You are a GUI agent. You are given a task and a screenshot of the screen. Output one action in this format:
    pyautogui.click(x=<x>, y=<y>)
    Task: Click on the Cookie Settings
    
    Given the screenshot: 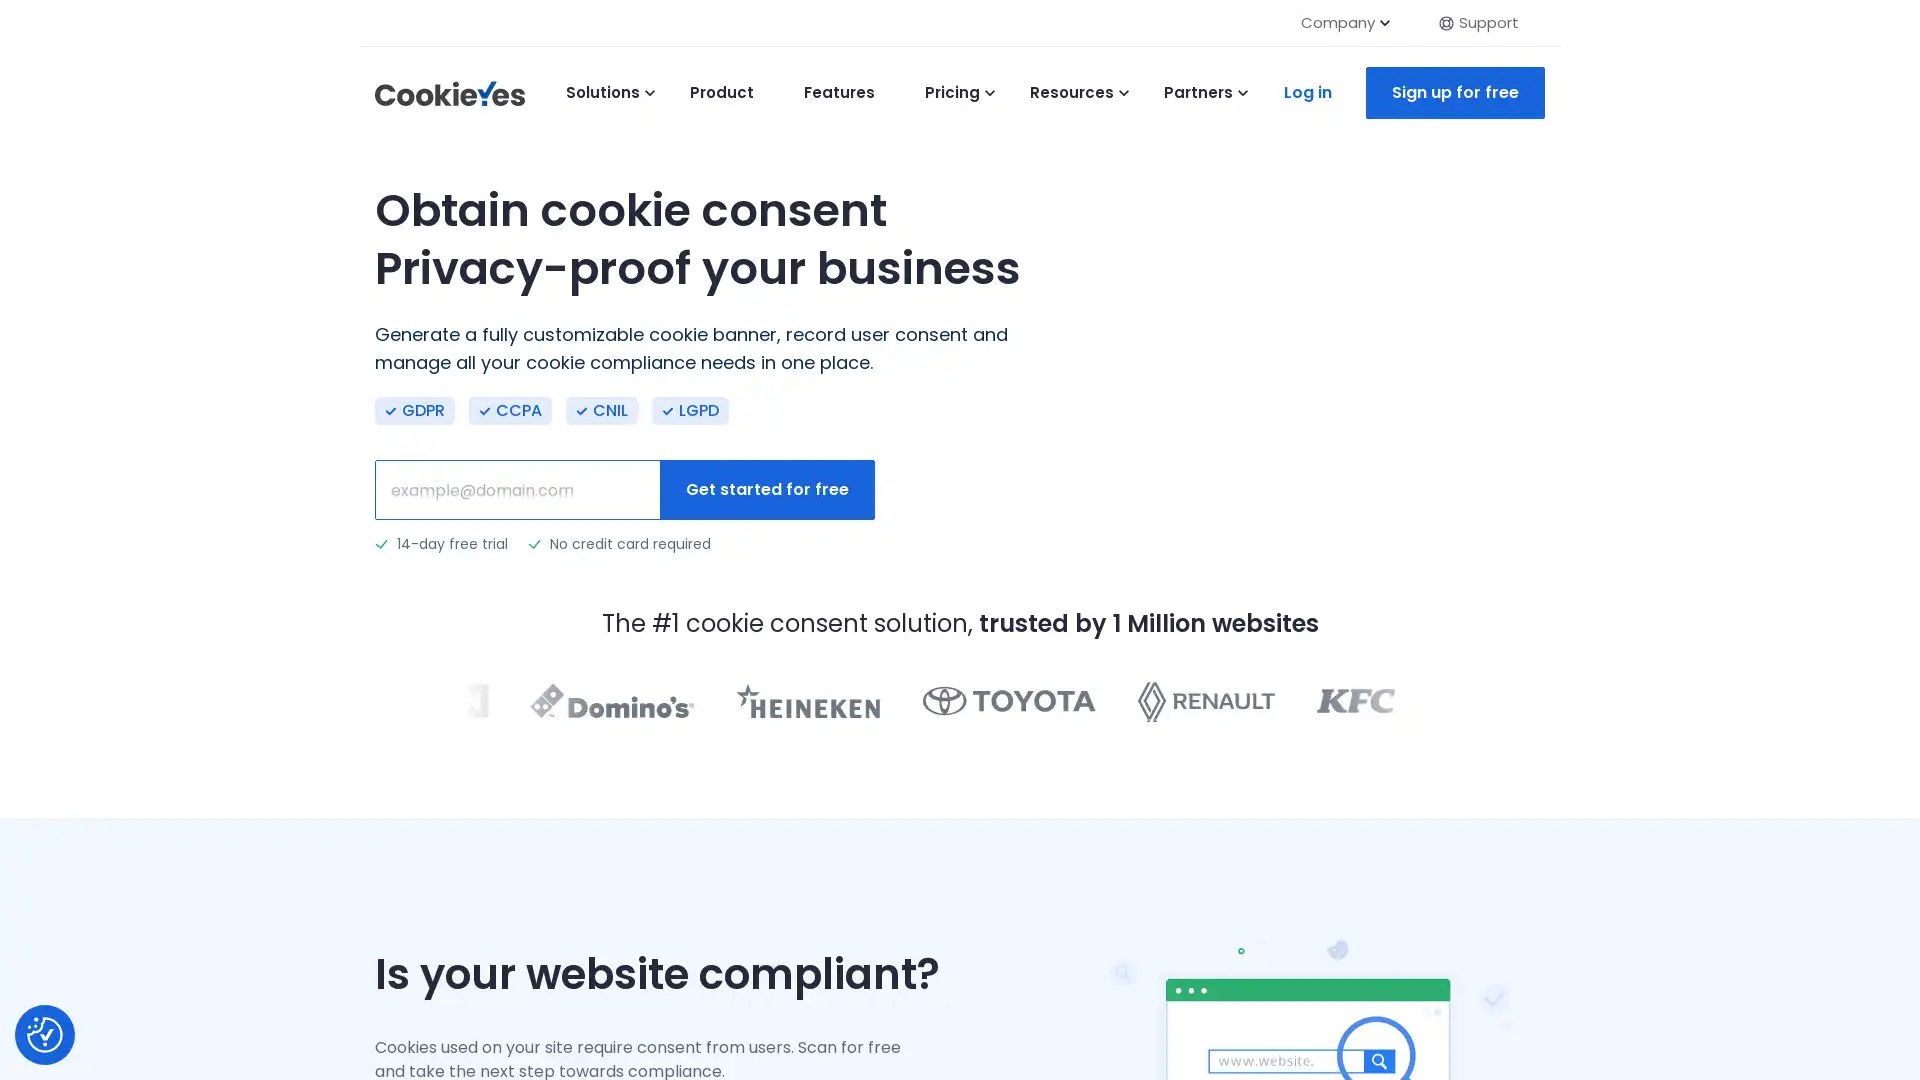 What is the action you would take?
    pyautogui.click(x=44, y=1034)
    